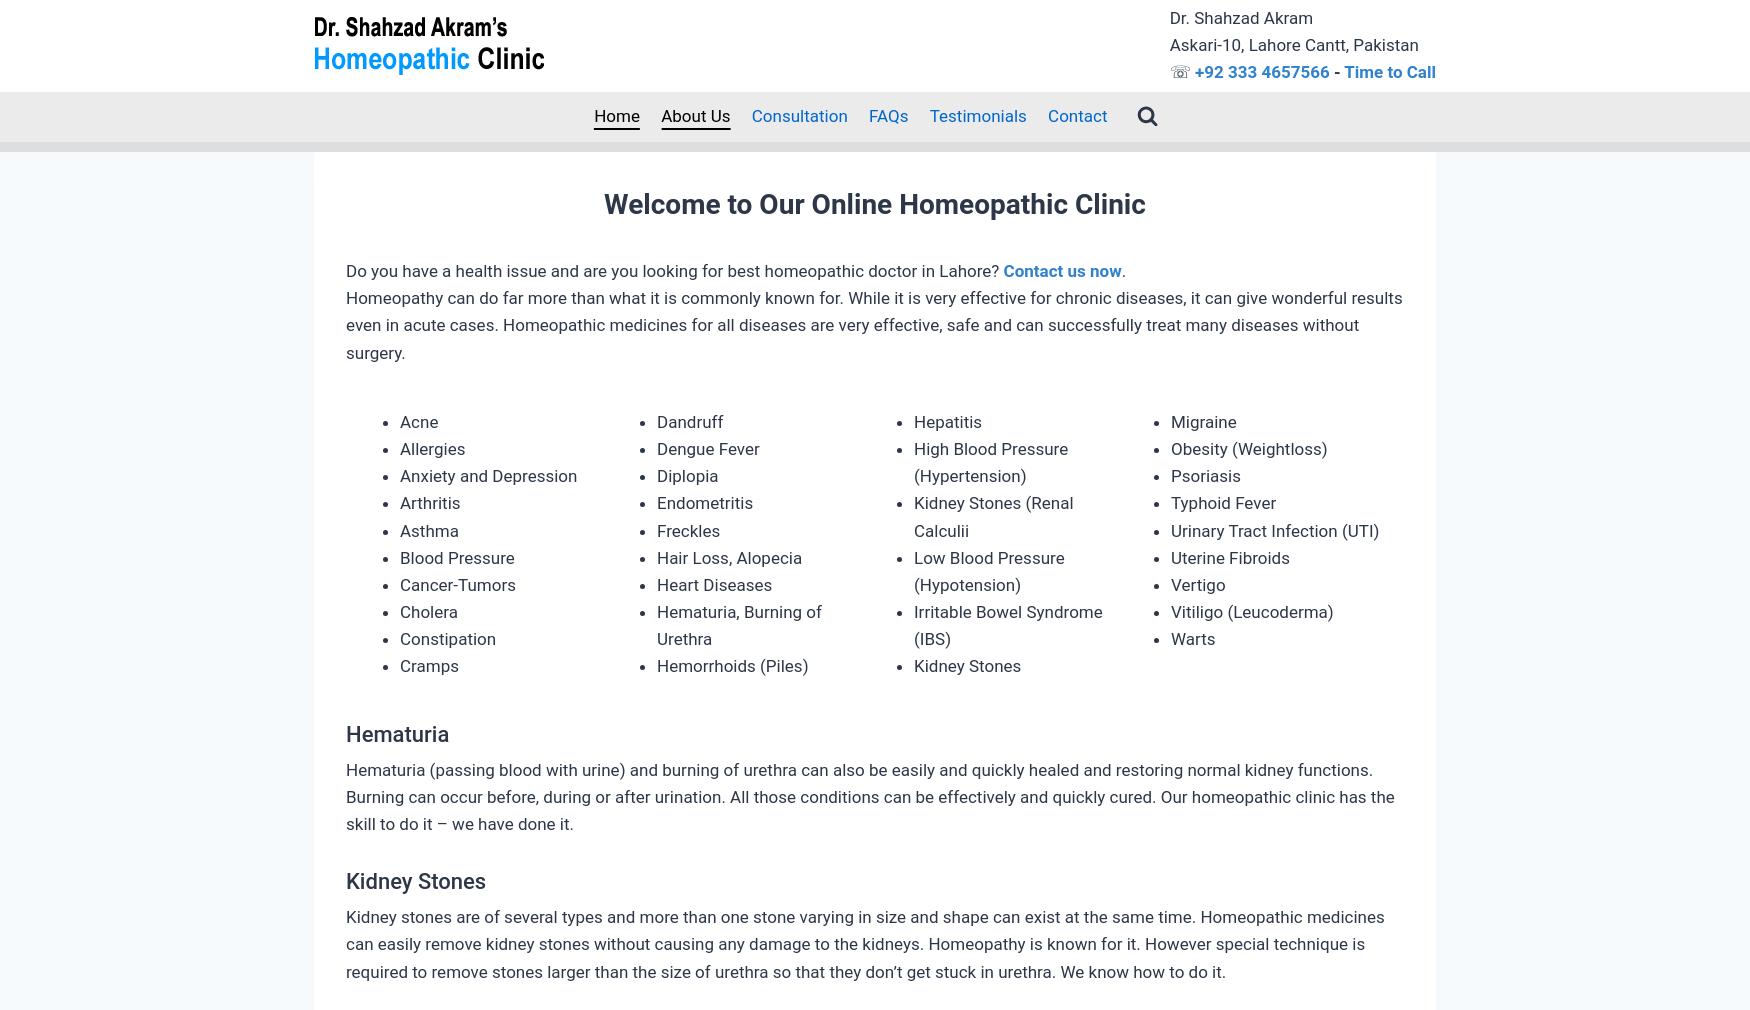 The height and width of the screenshot is (1010, 1750). What do you see at coordinates (1077, 114) in the screenshot?
I see `'Contact'` at bounding box center [1077, 114].